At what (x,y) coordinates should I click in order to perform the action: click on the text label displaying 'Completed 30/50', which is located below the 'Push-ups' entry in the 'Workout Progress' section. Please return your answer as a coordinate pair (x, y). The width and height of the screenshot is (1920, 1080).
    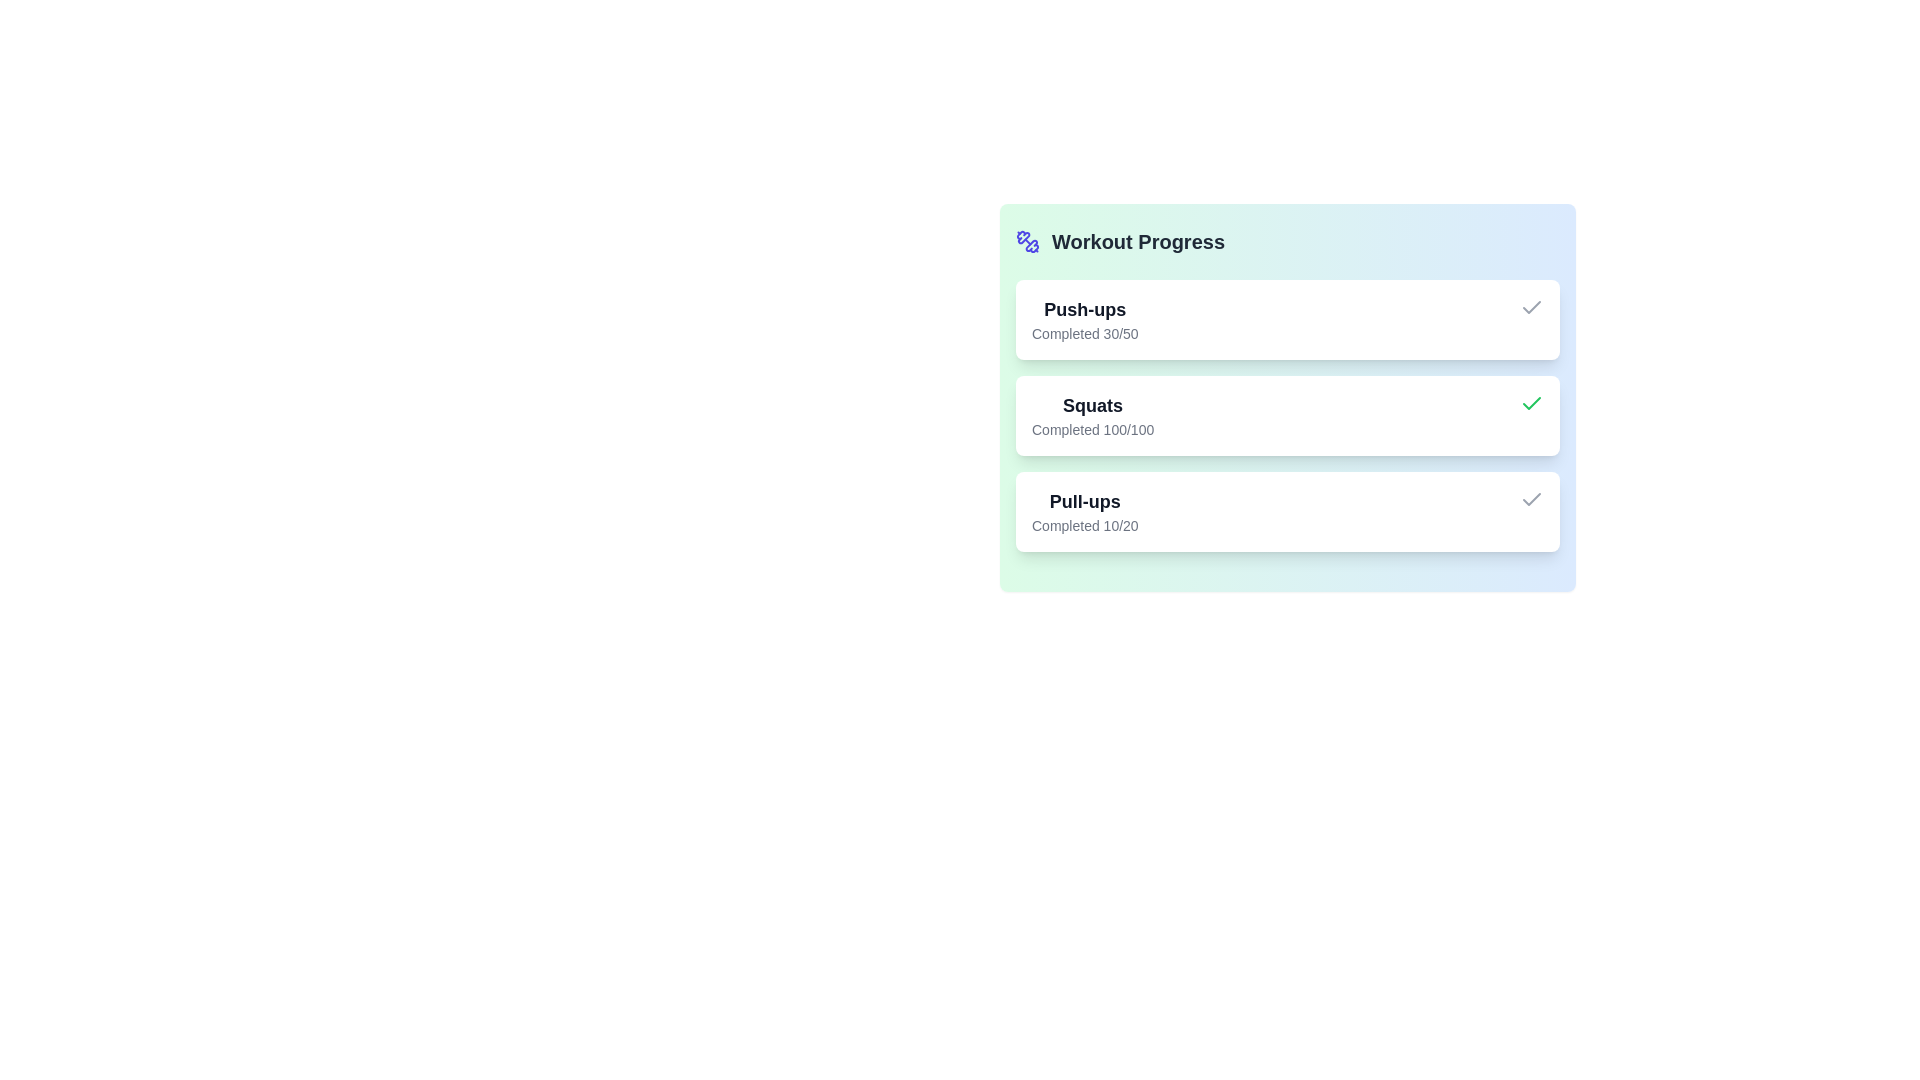
    Looking at the image, I should click on (1084, 333).